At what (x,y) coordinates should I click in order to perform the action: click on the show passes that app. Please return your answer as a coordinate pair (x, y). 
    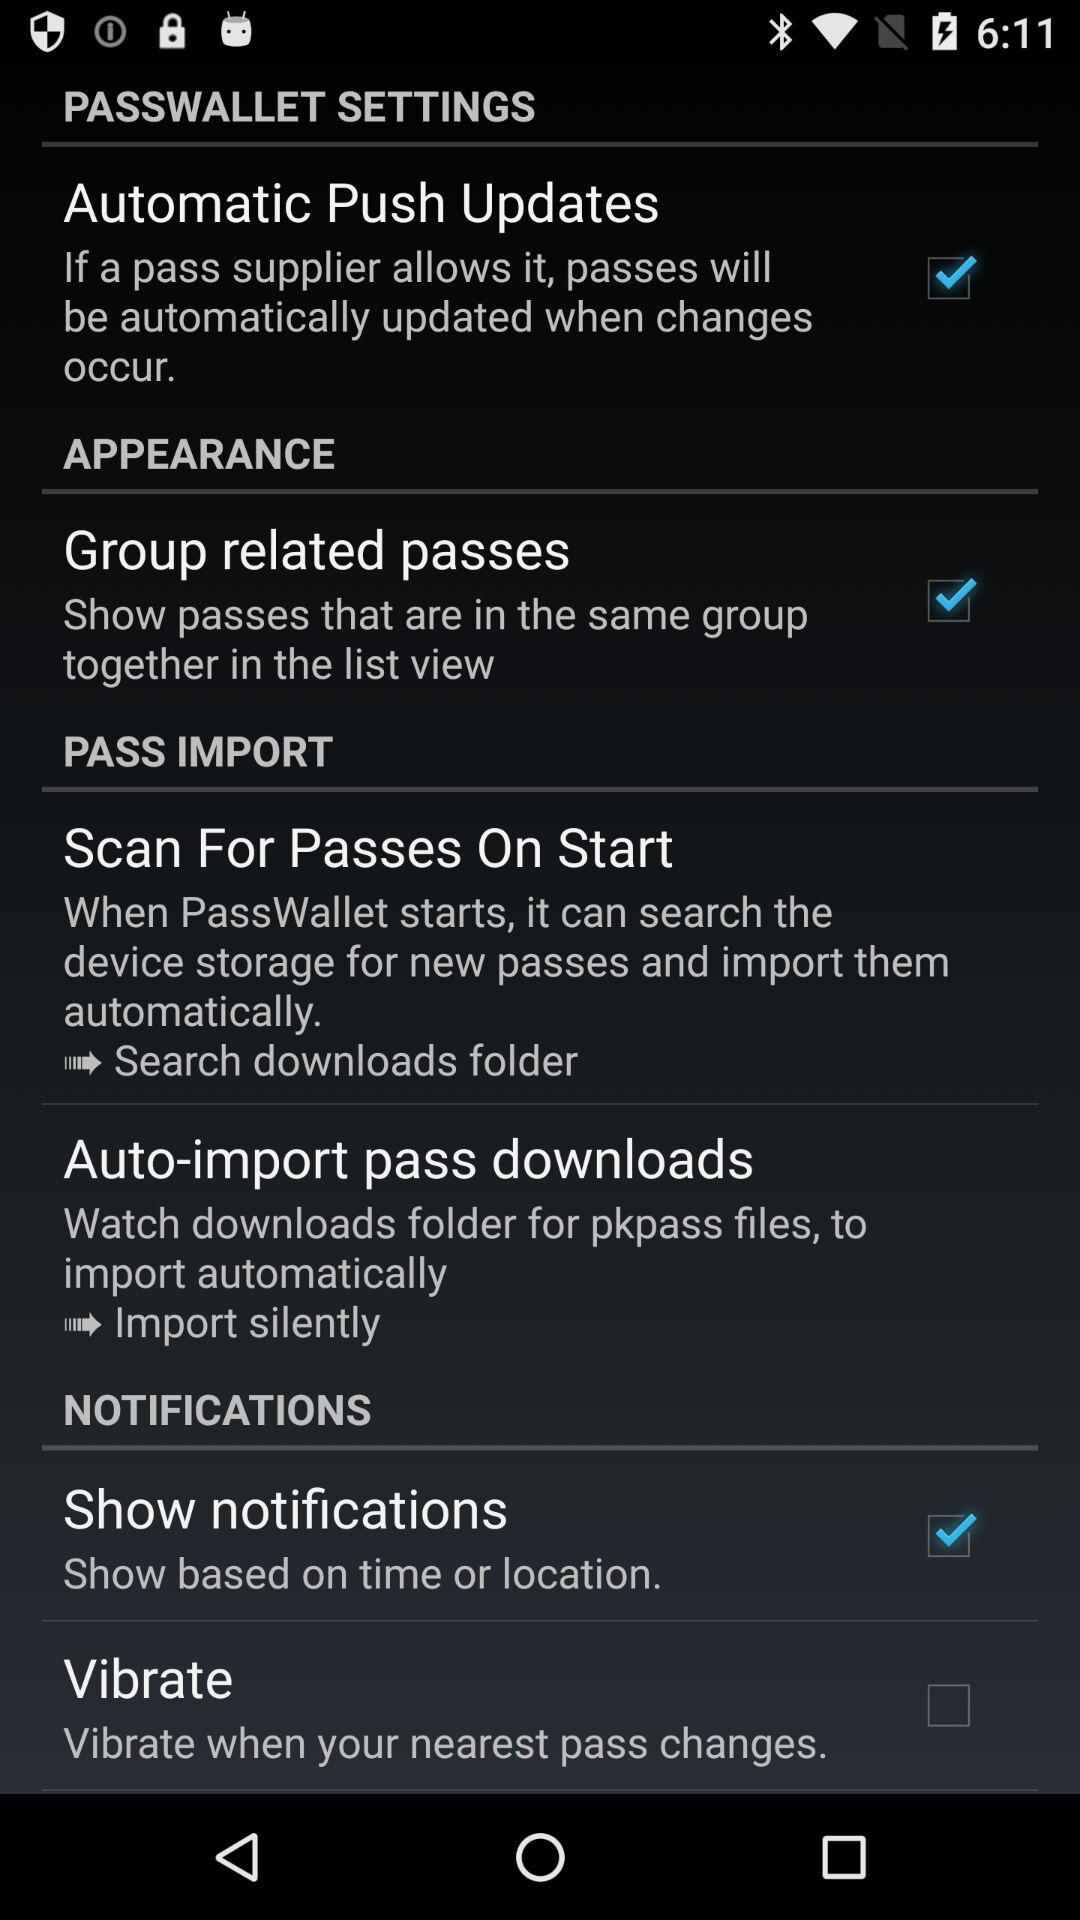
    Looking at the image, I should click on (463, 636).